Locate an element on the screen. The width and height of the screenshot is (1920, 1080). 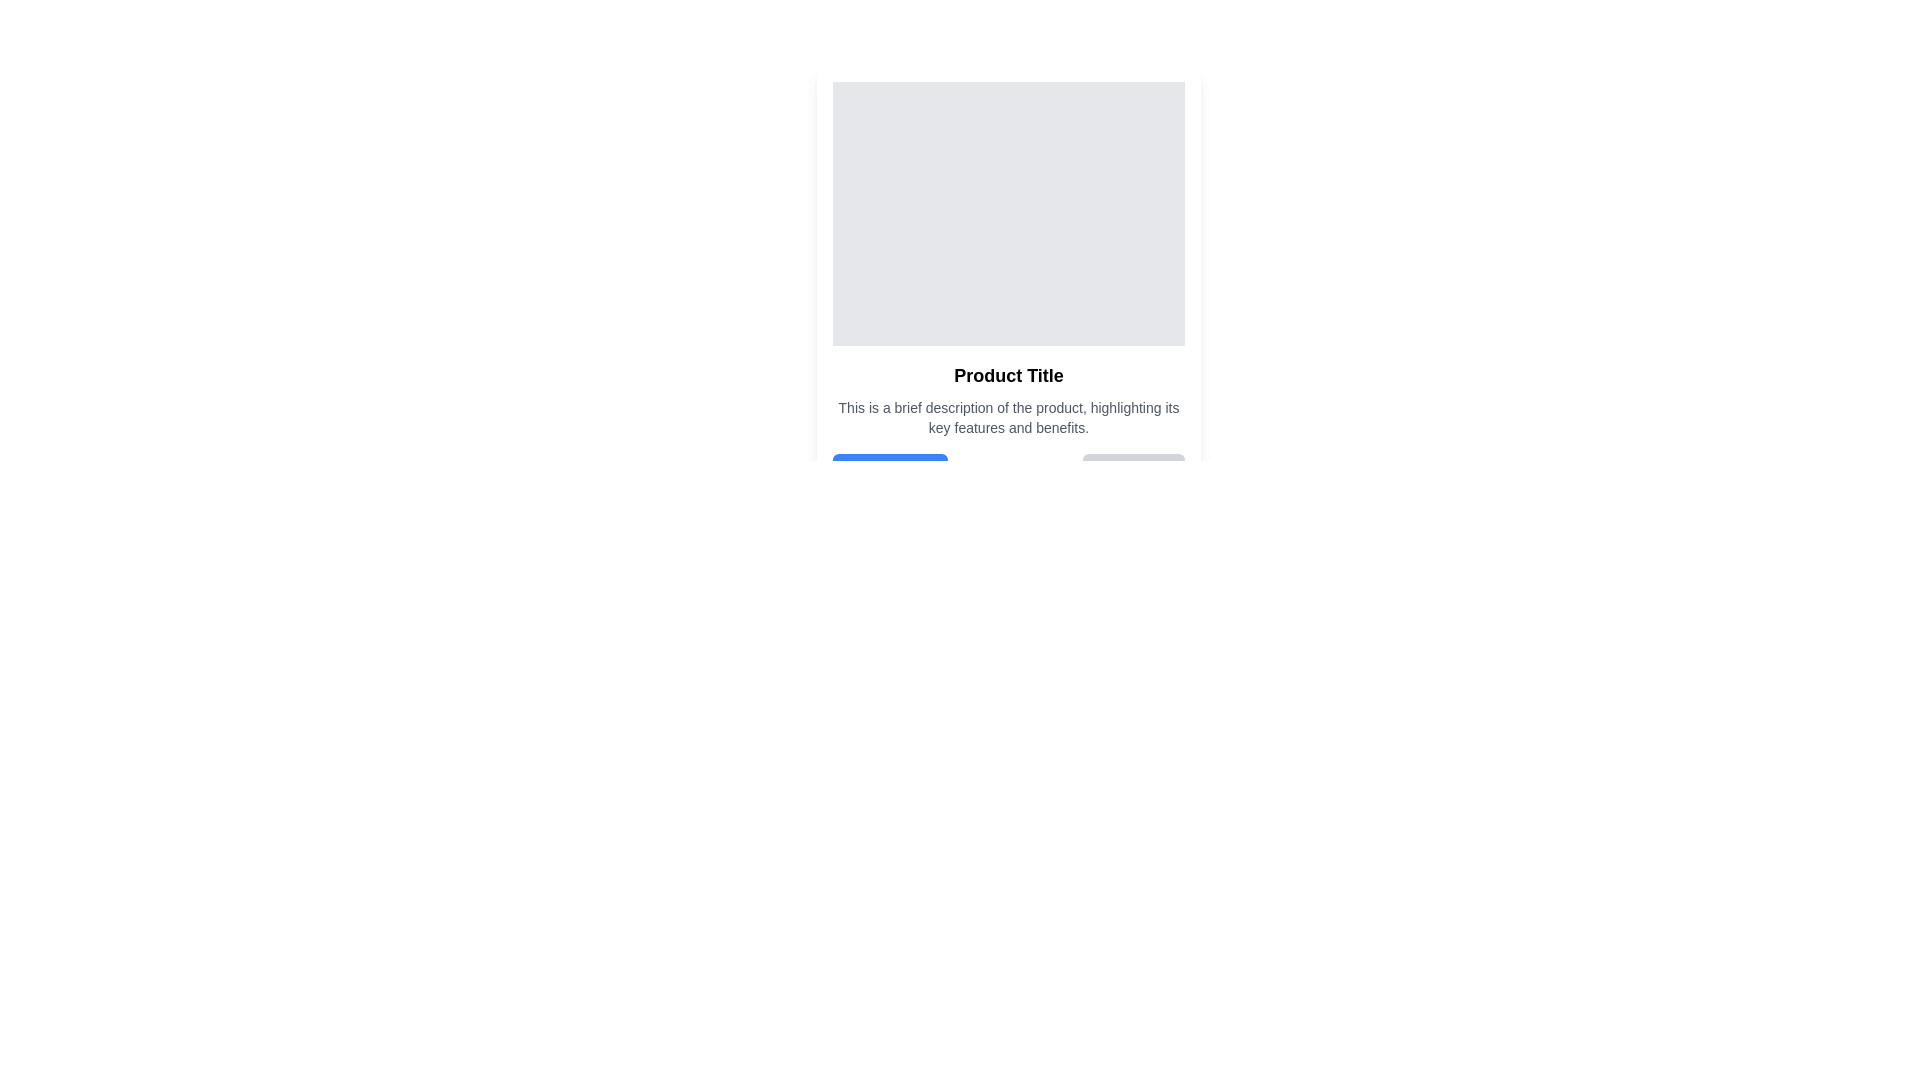
text from the 'Product Title' label, which is a bold, larger font text element positioned below a placeholder image is located at coordinates (1008, 375).